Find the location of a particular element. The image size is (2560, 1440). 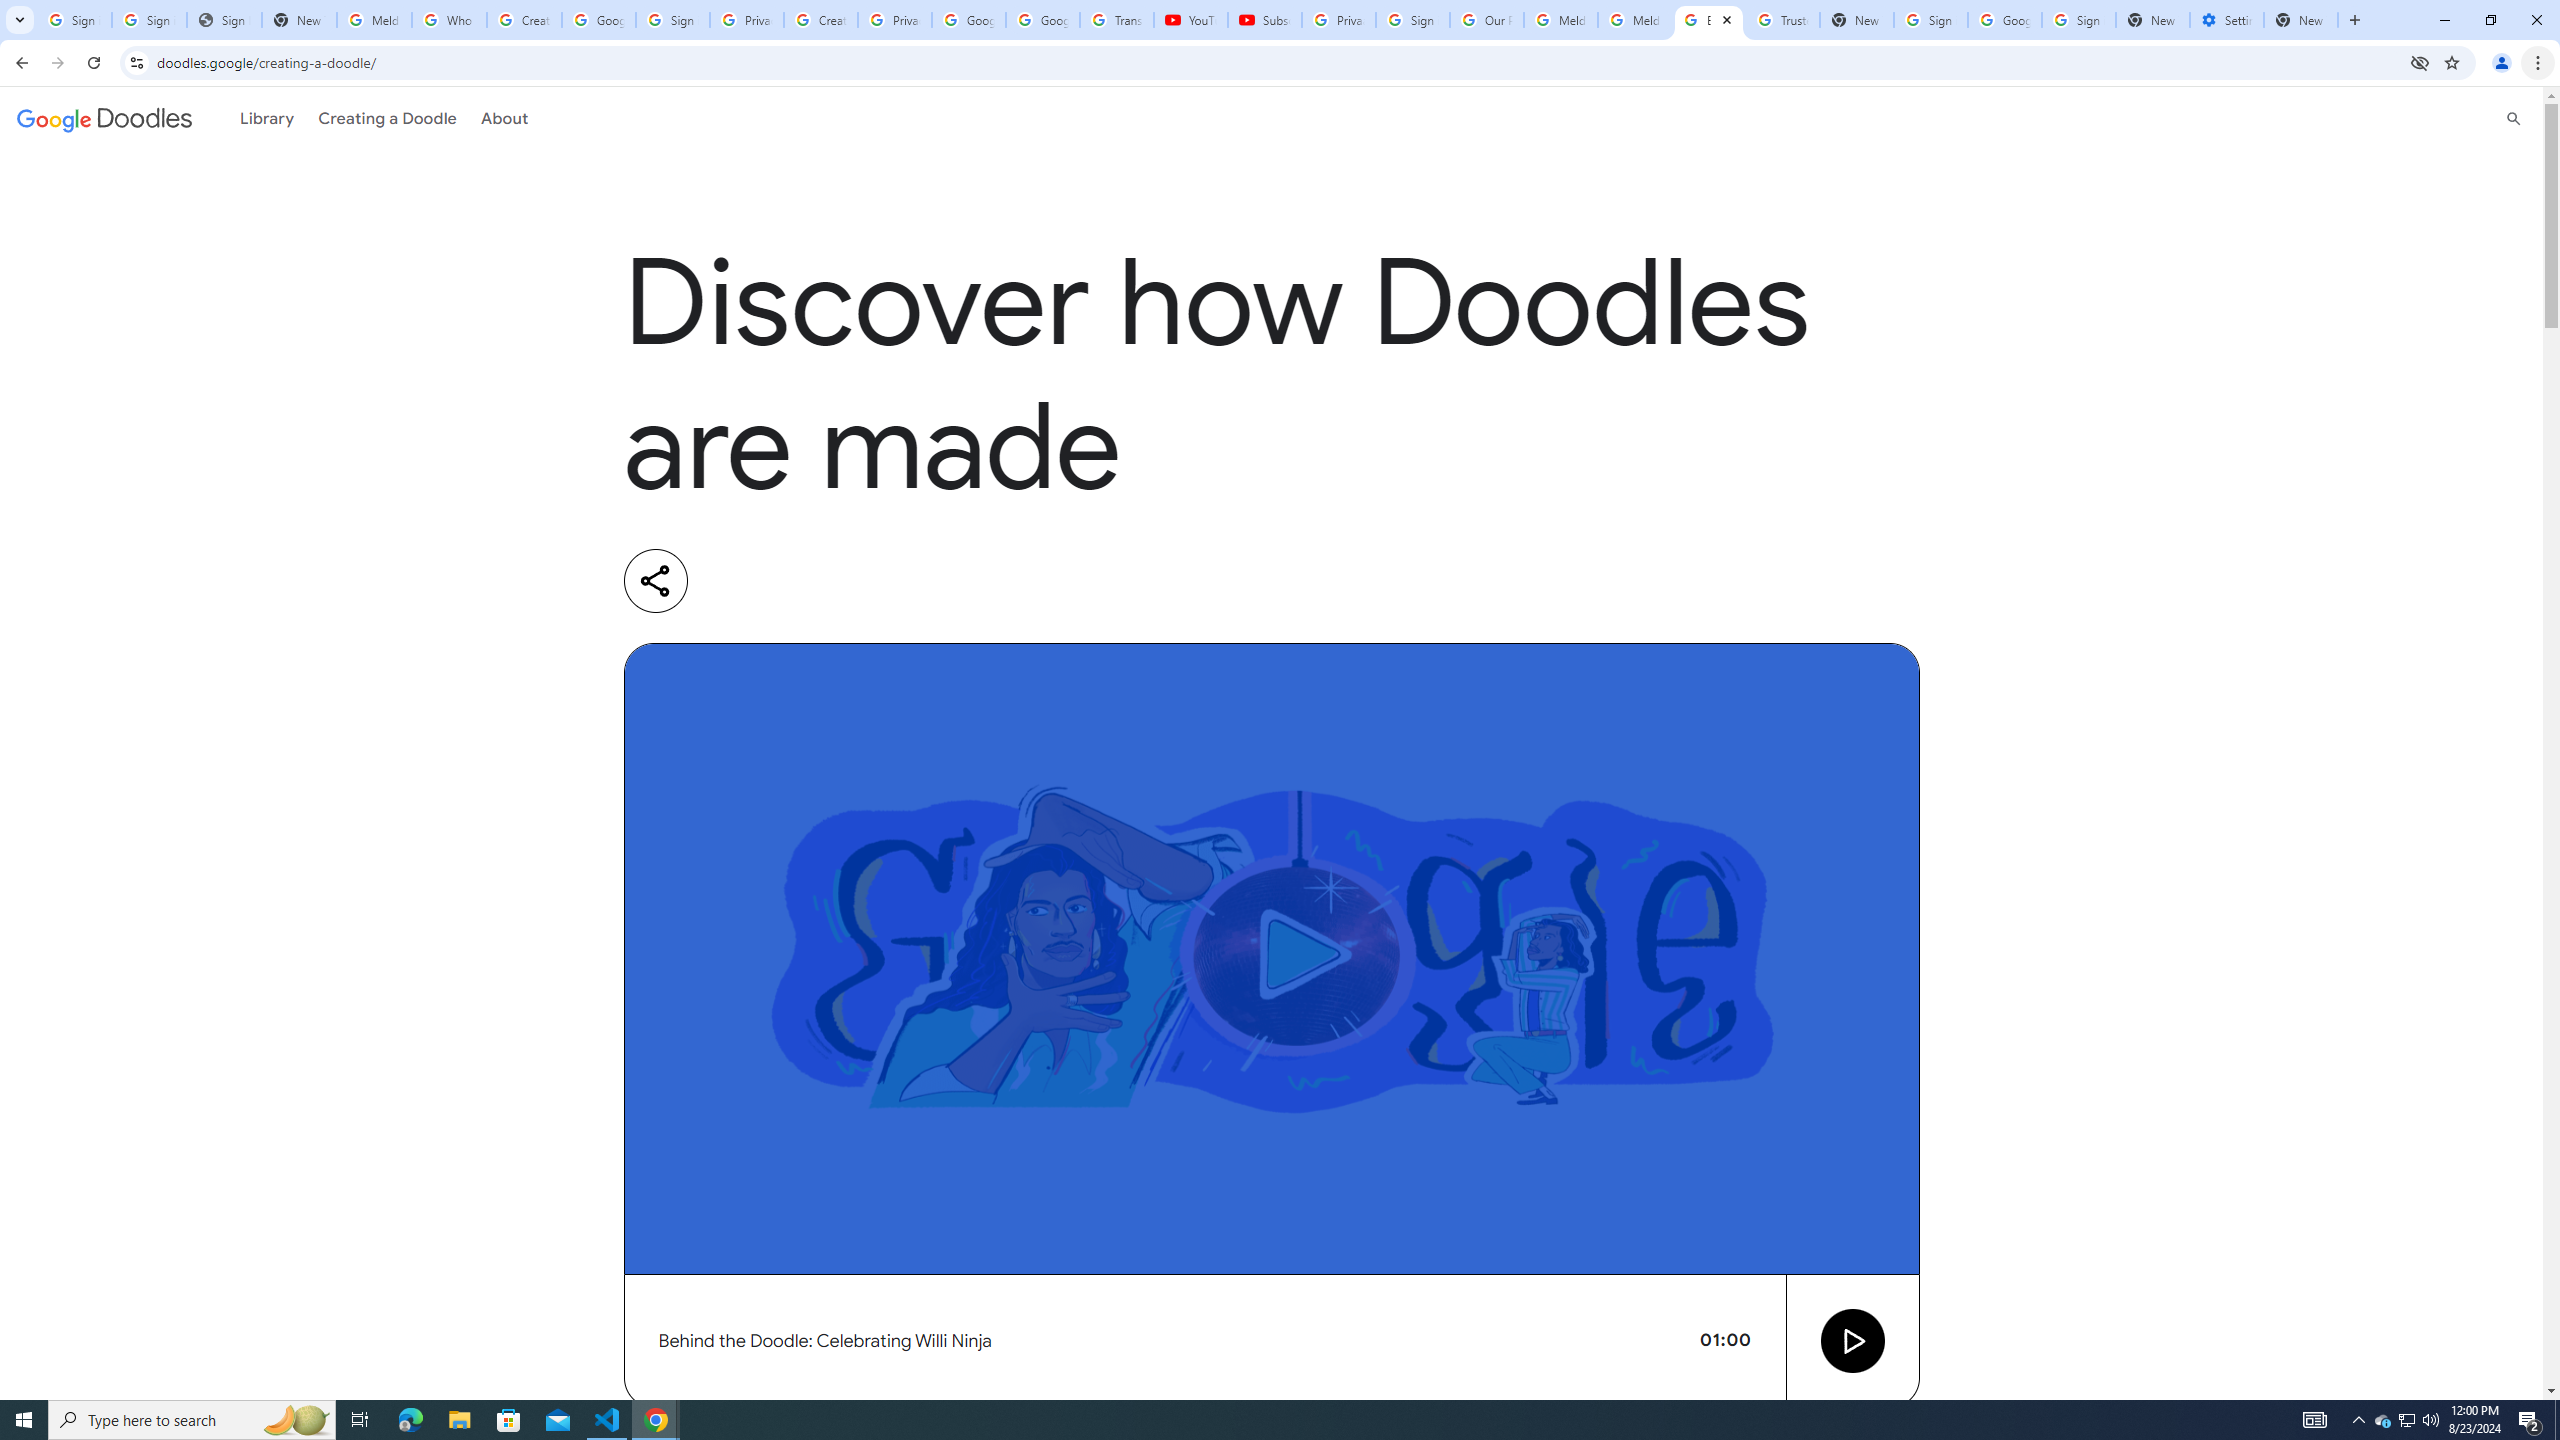

'Video preview image' is located at coordinates (1271, 958).